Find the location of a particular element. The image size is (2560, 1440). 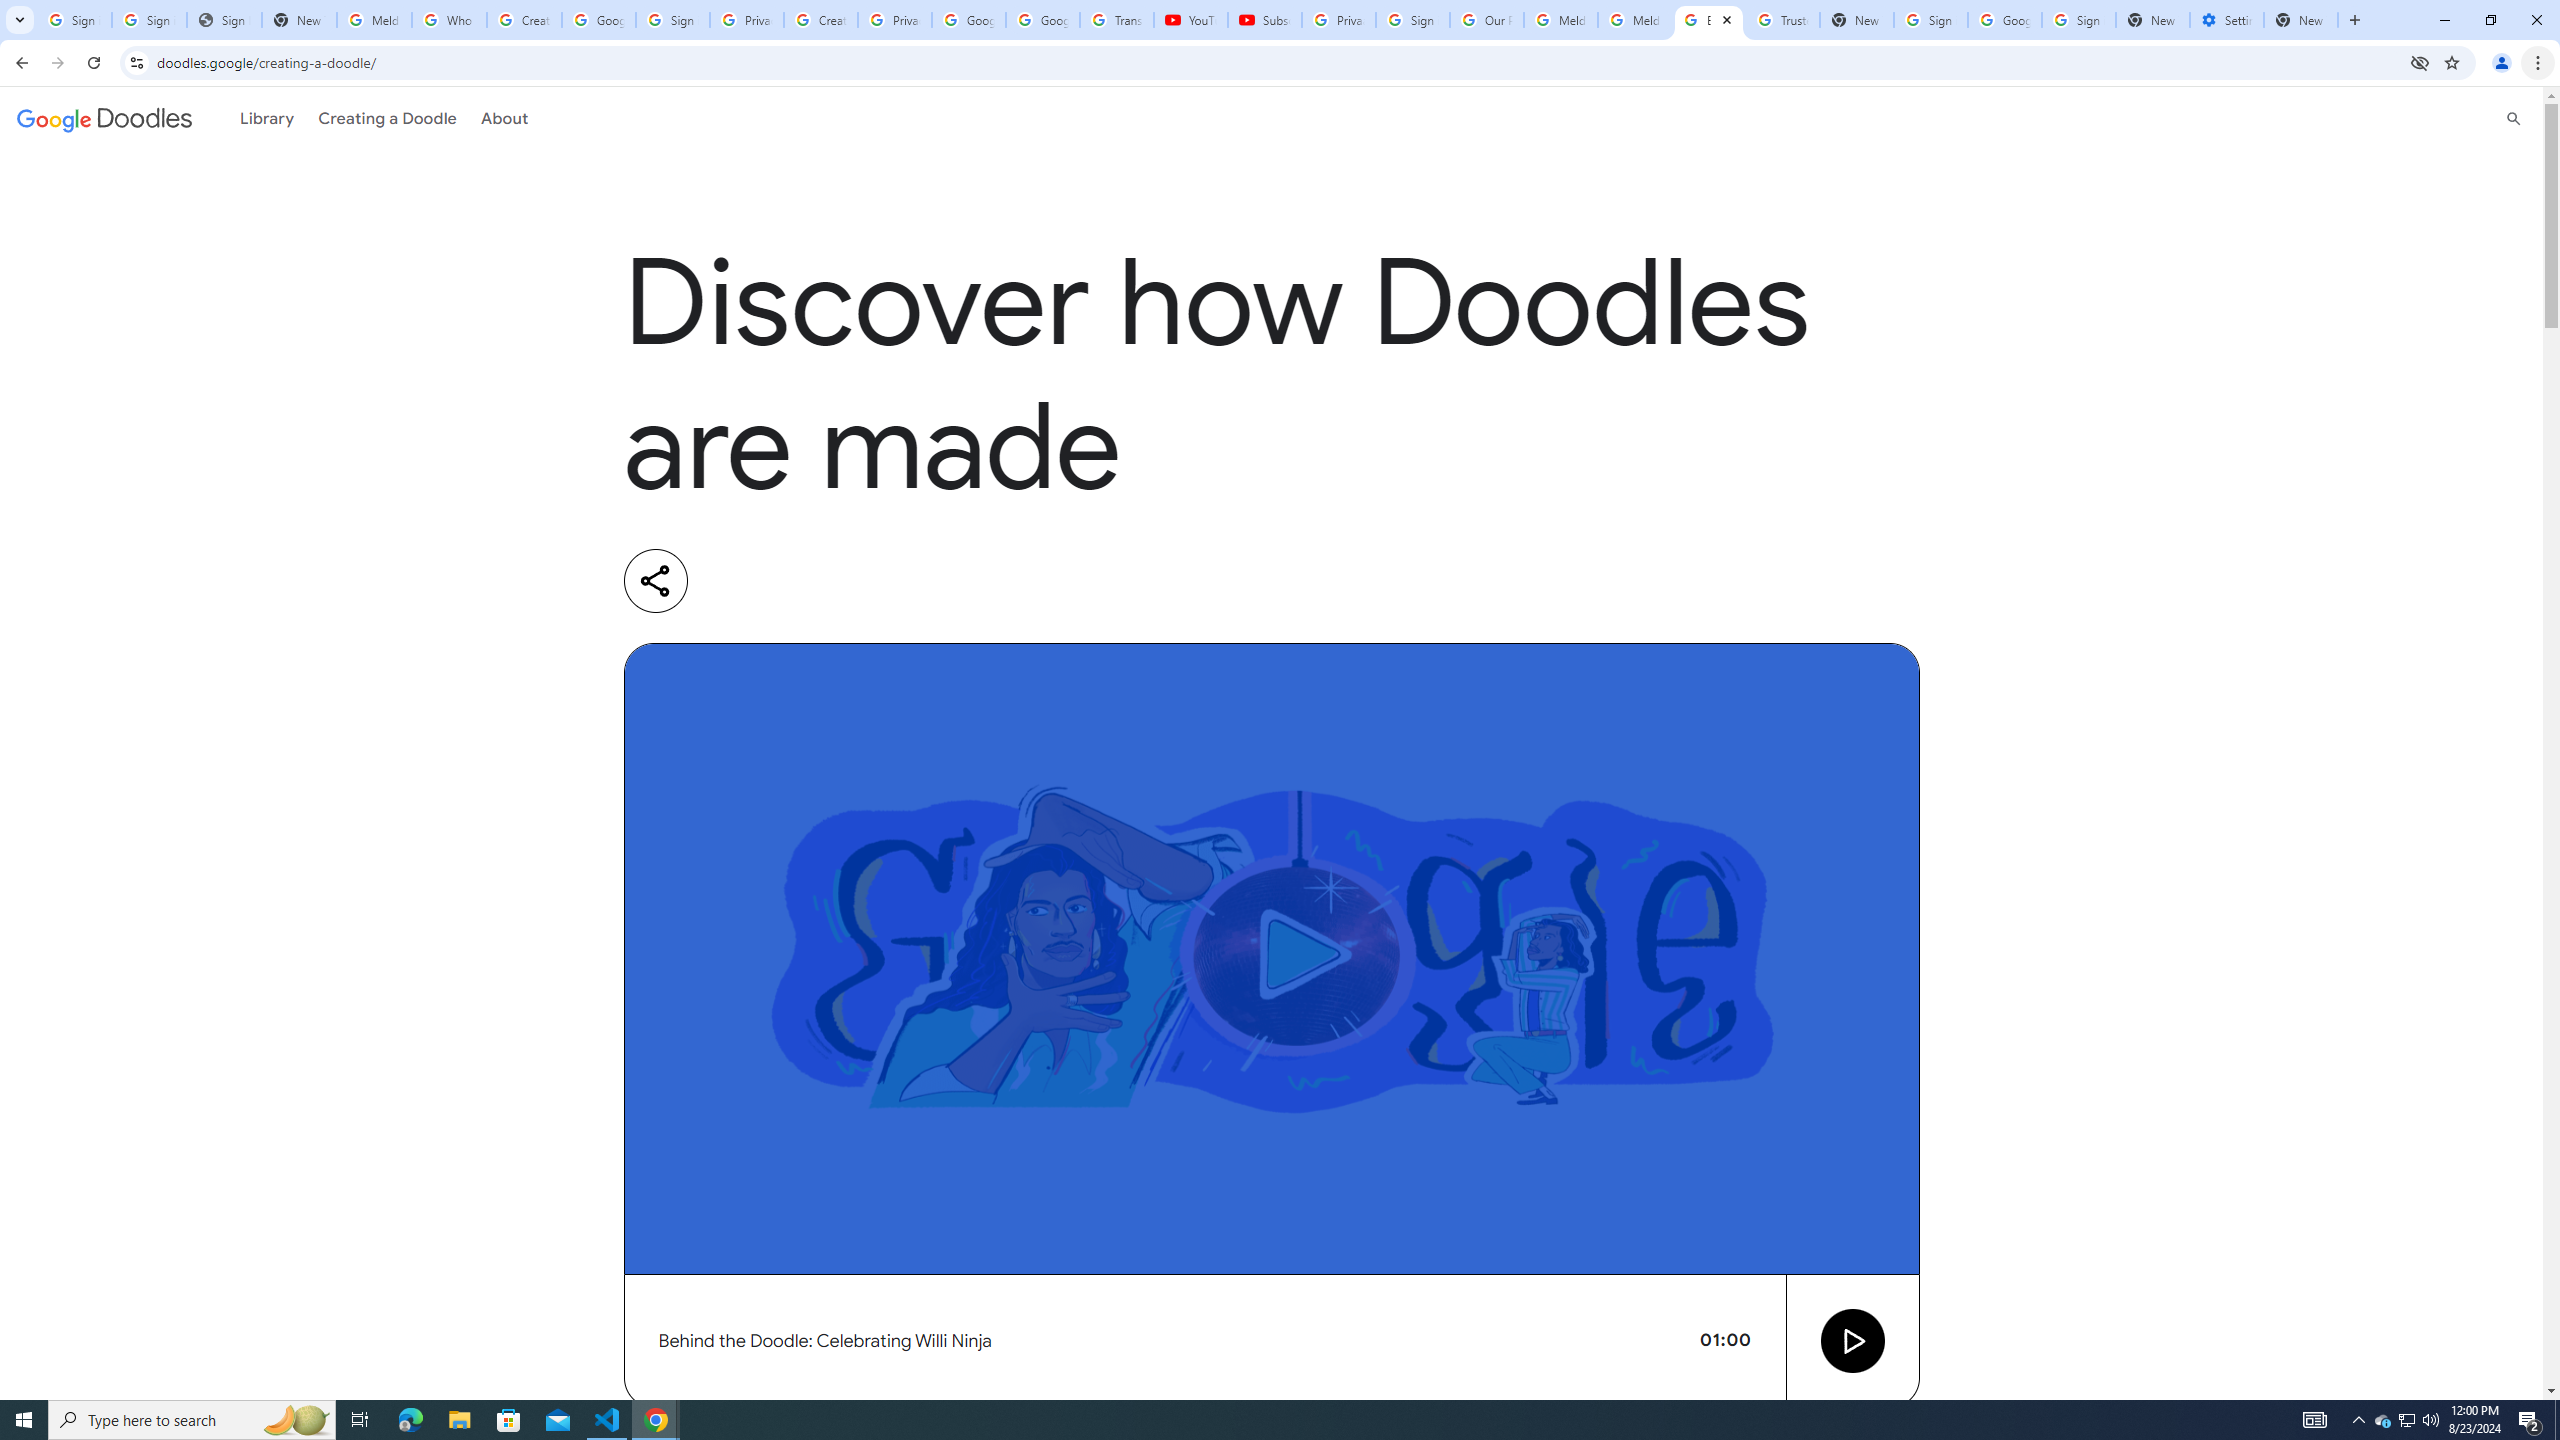

'Video preview image' is located at coordinates (1271, 958).